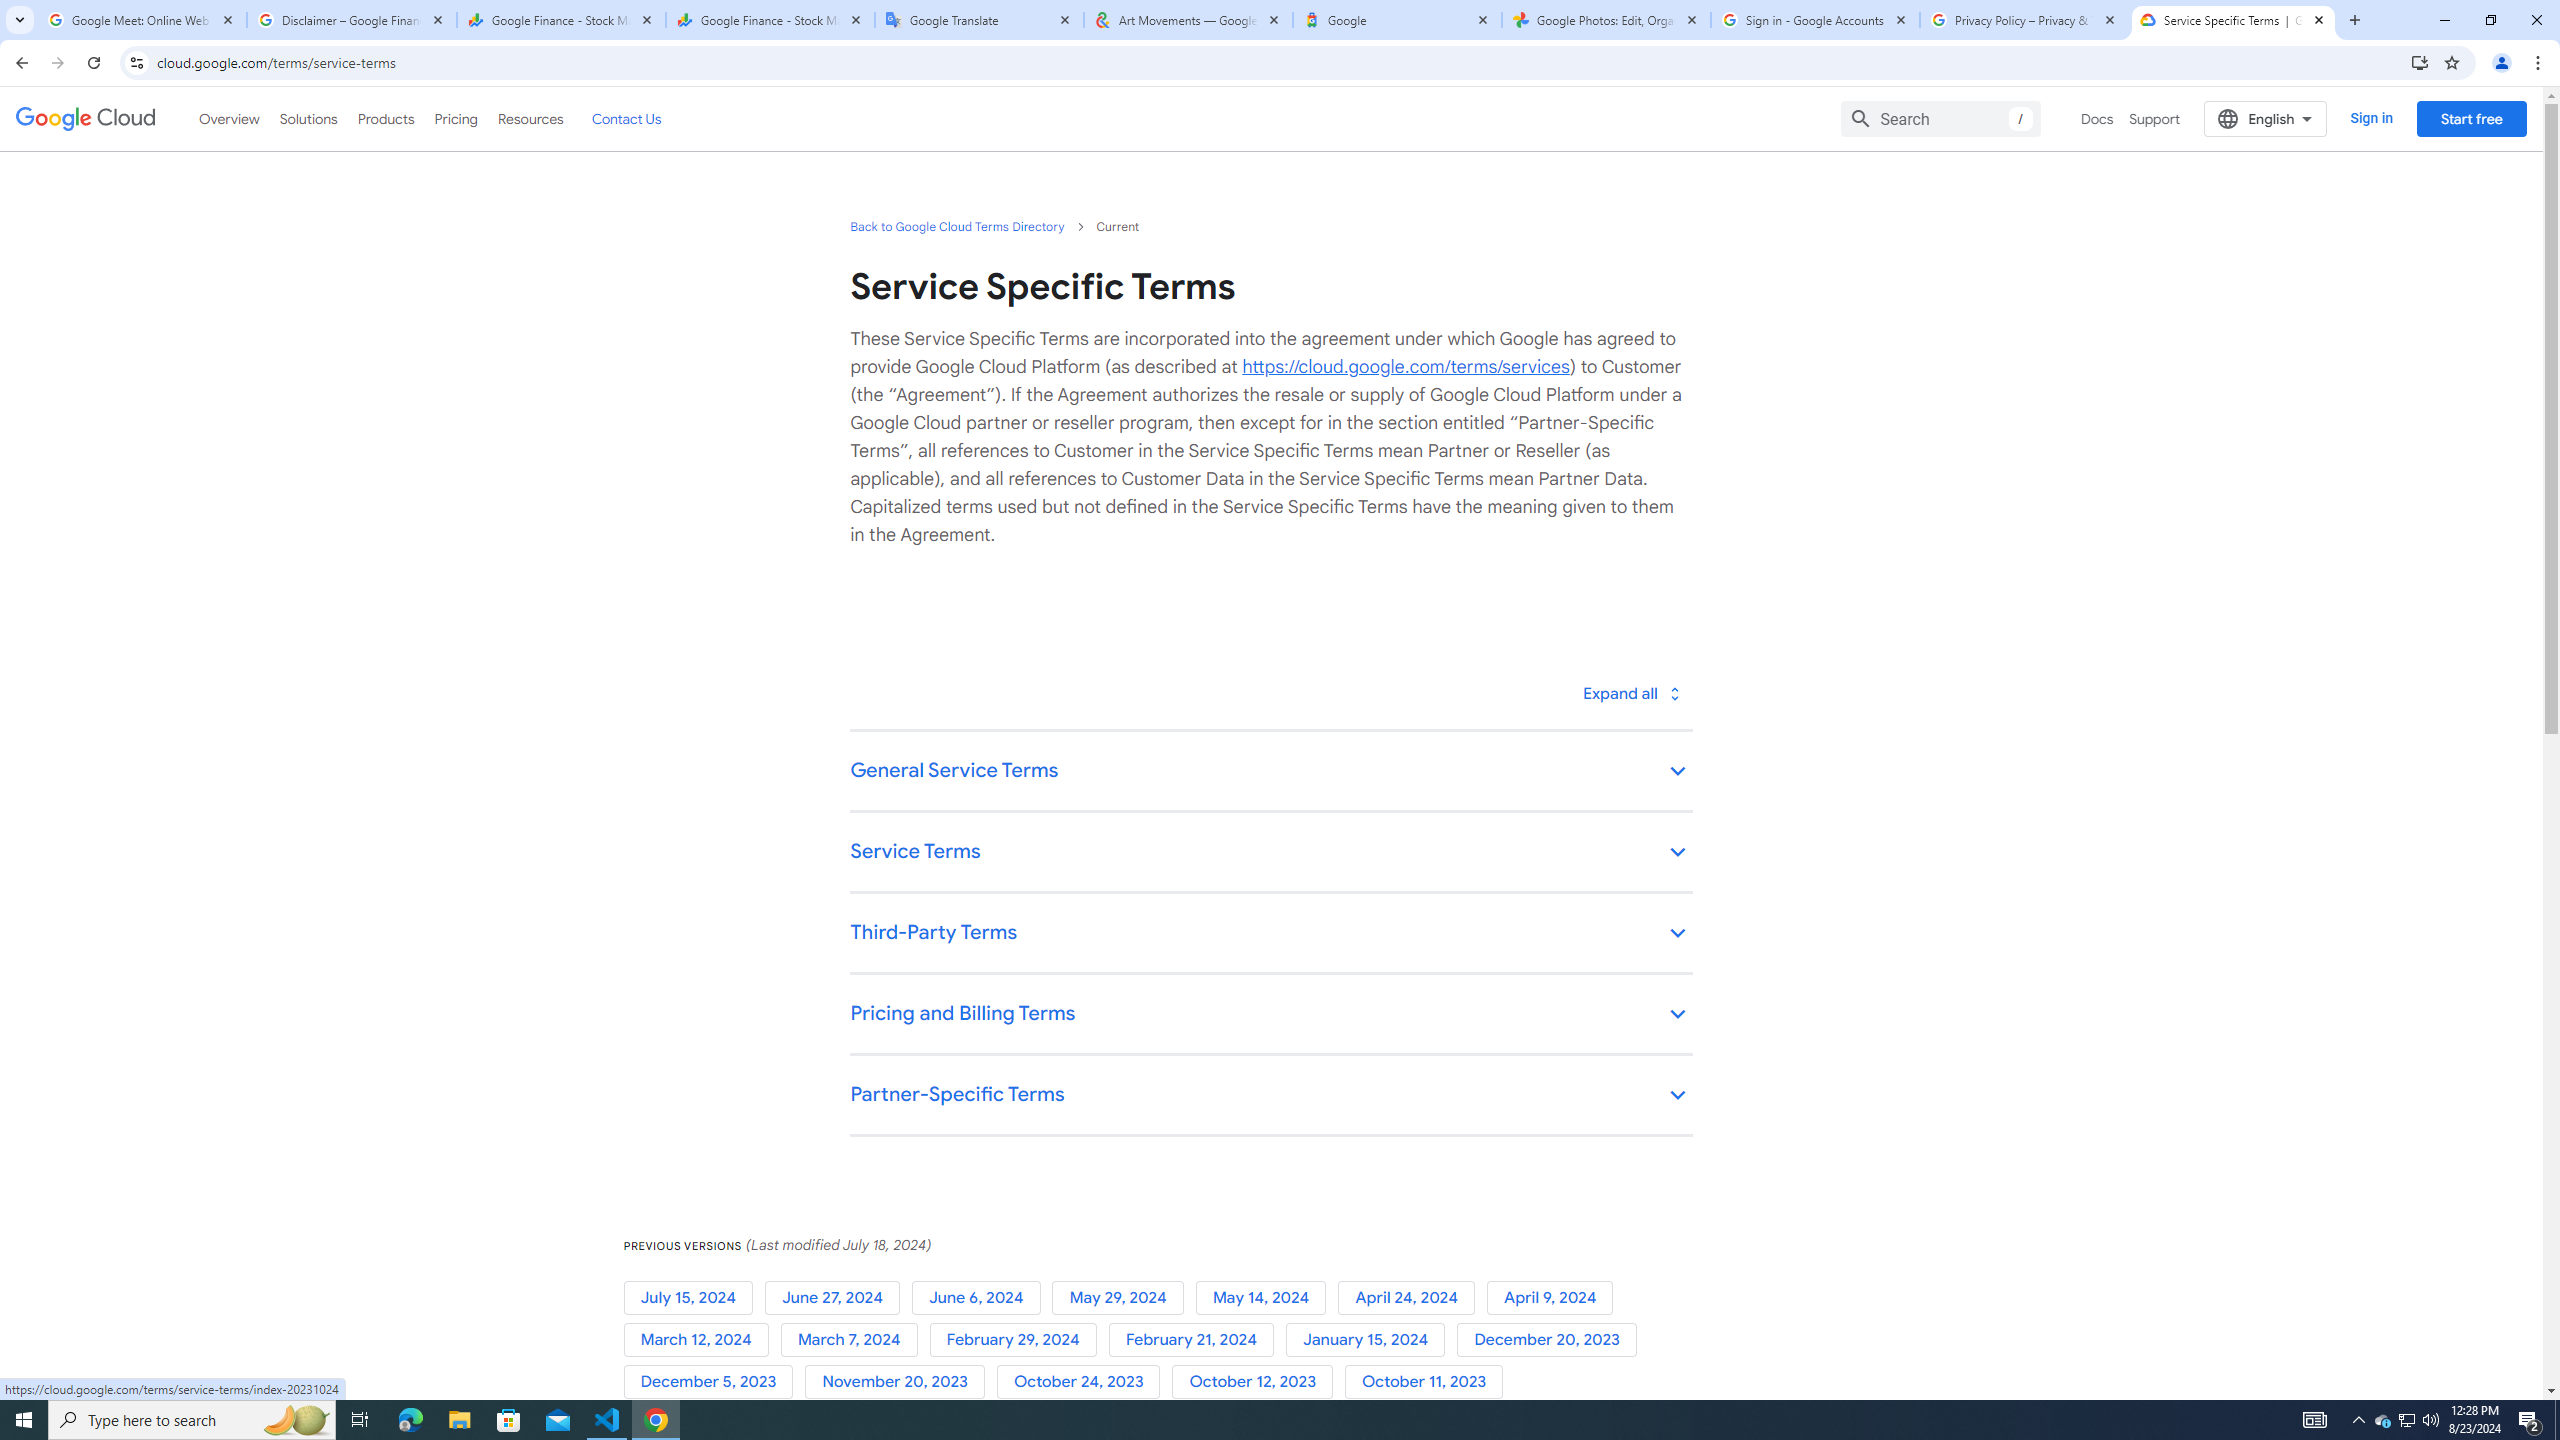 This screenshot has width=2560, height=1440. What do you see at coordinates (692, 1298) in the screenshot?
I see `'July 15, 2024'` at bounding box center [692, 1298].